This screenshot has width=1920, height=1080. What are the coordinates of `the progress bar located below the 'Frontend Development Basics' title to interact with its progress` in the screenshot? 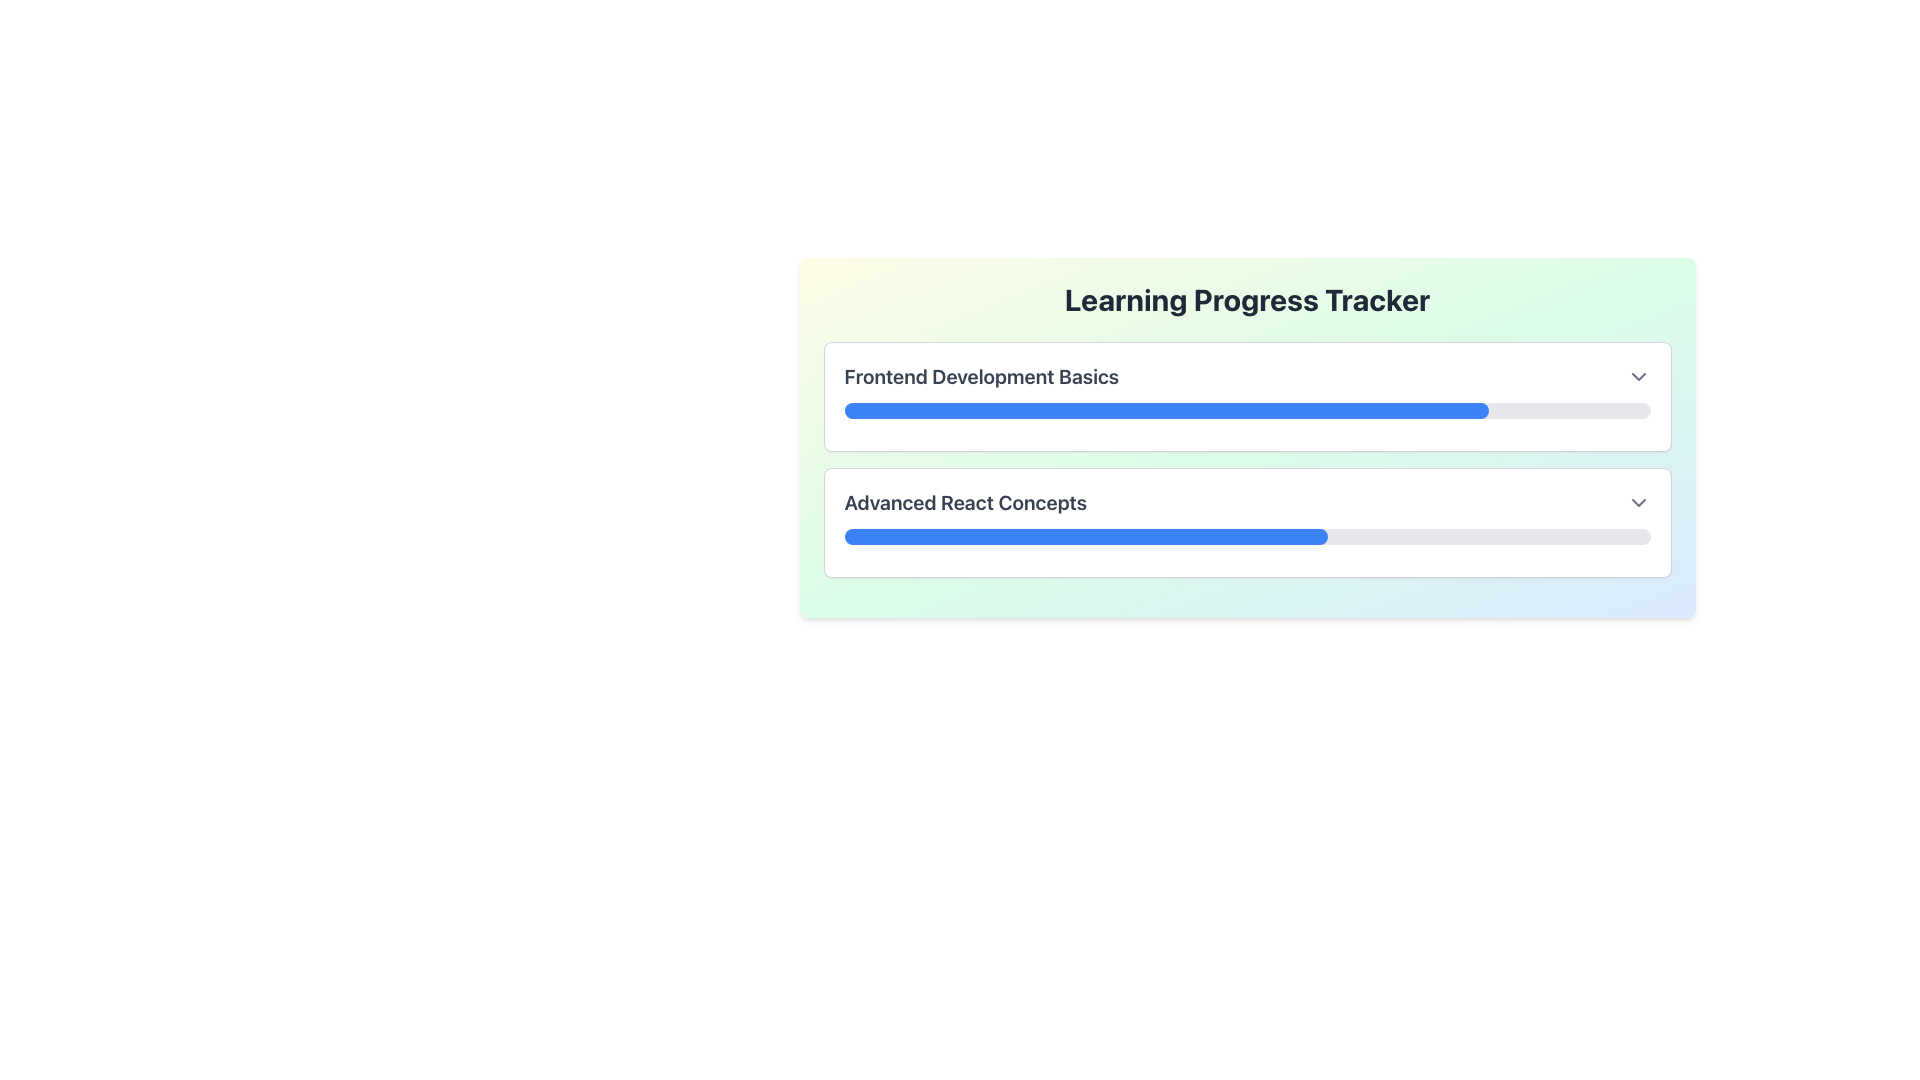 It's located at (1246, 410).